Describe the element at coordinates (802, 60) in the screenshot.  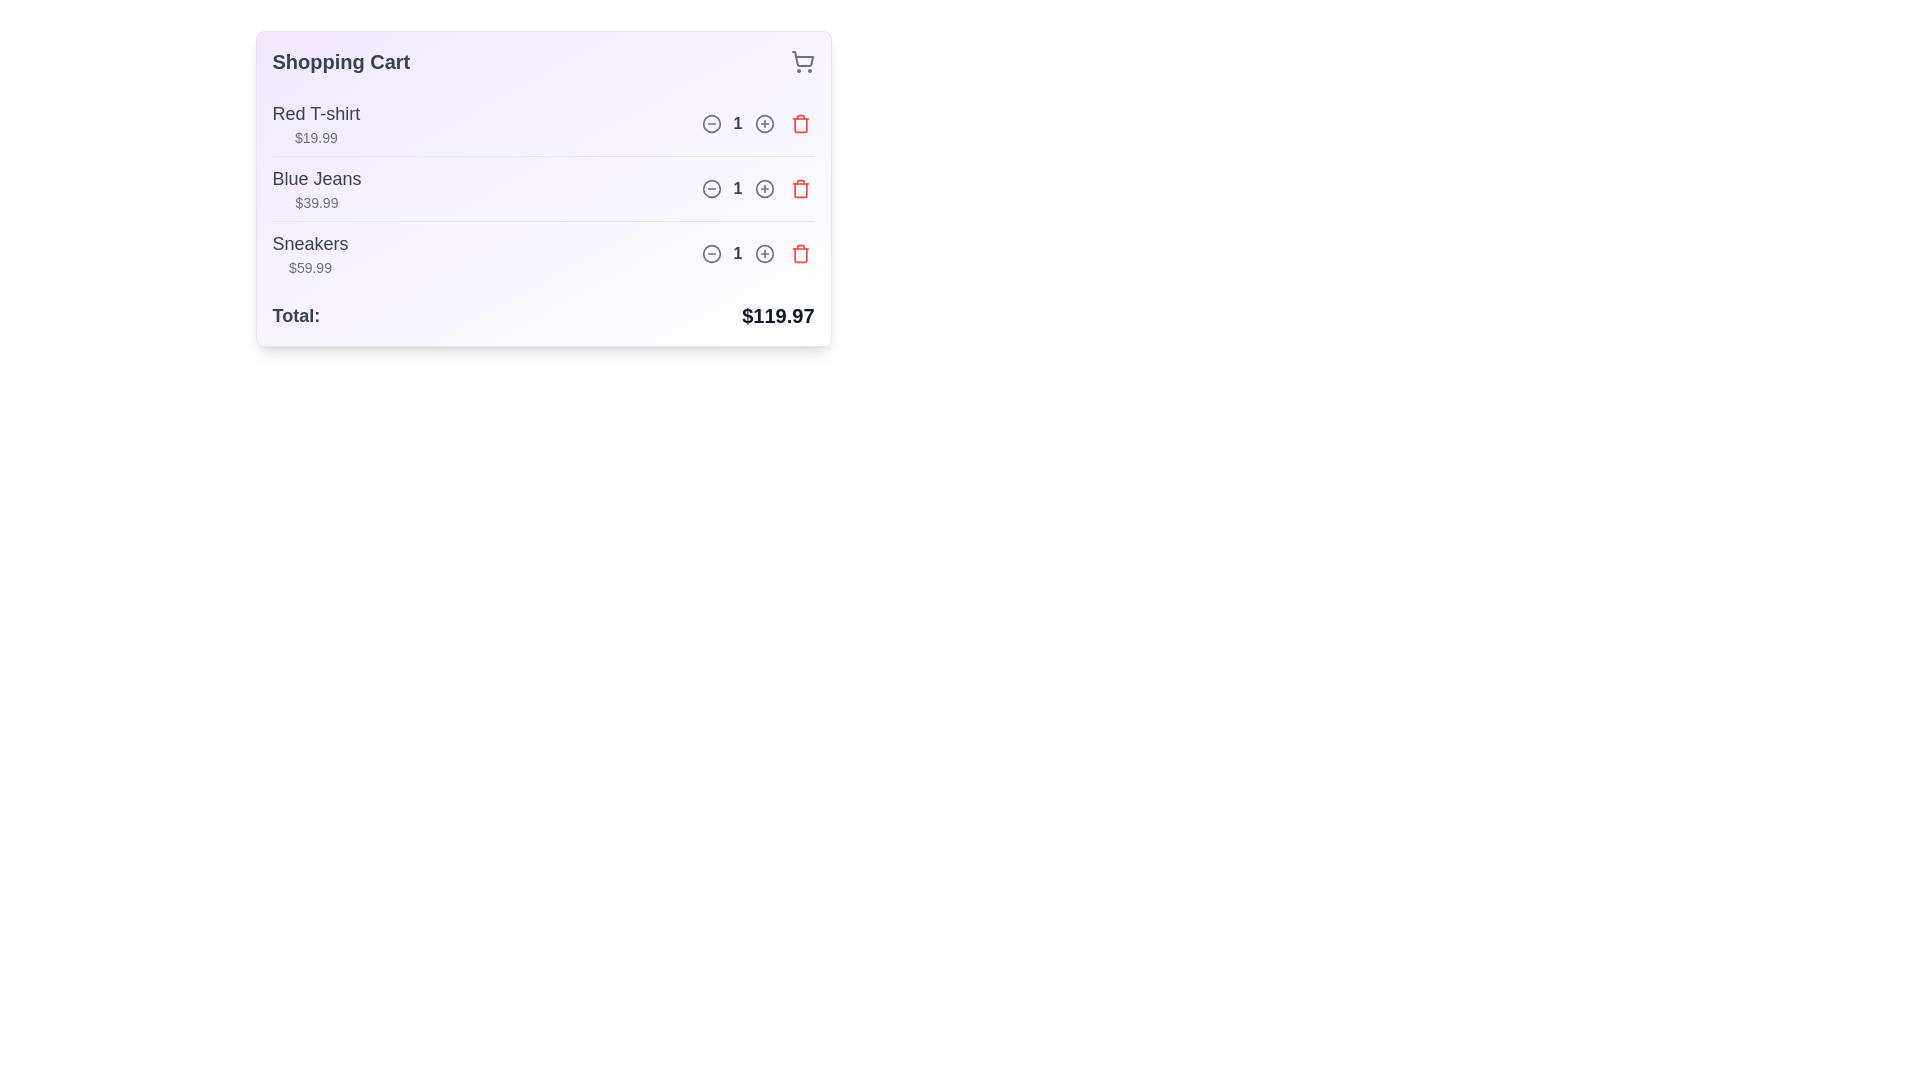
I see `the shopping cart icon located in the top-right corner of the 'Shopping Cart' section to interact with it` at that location.